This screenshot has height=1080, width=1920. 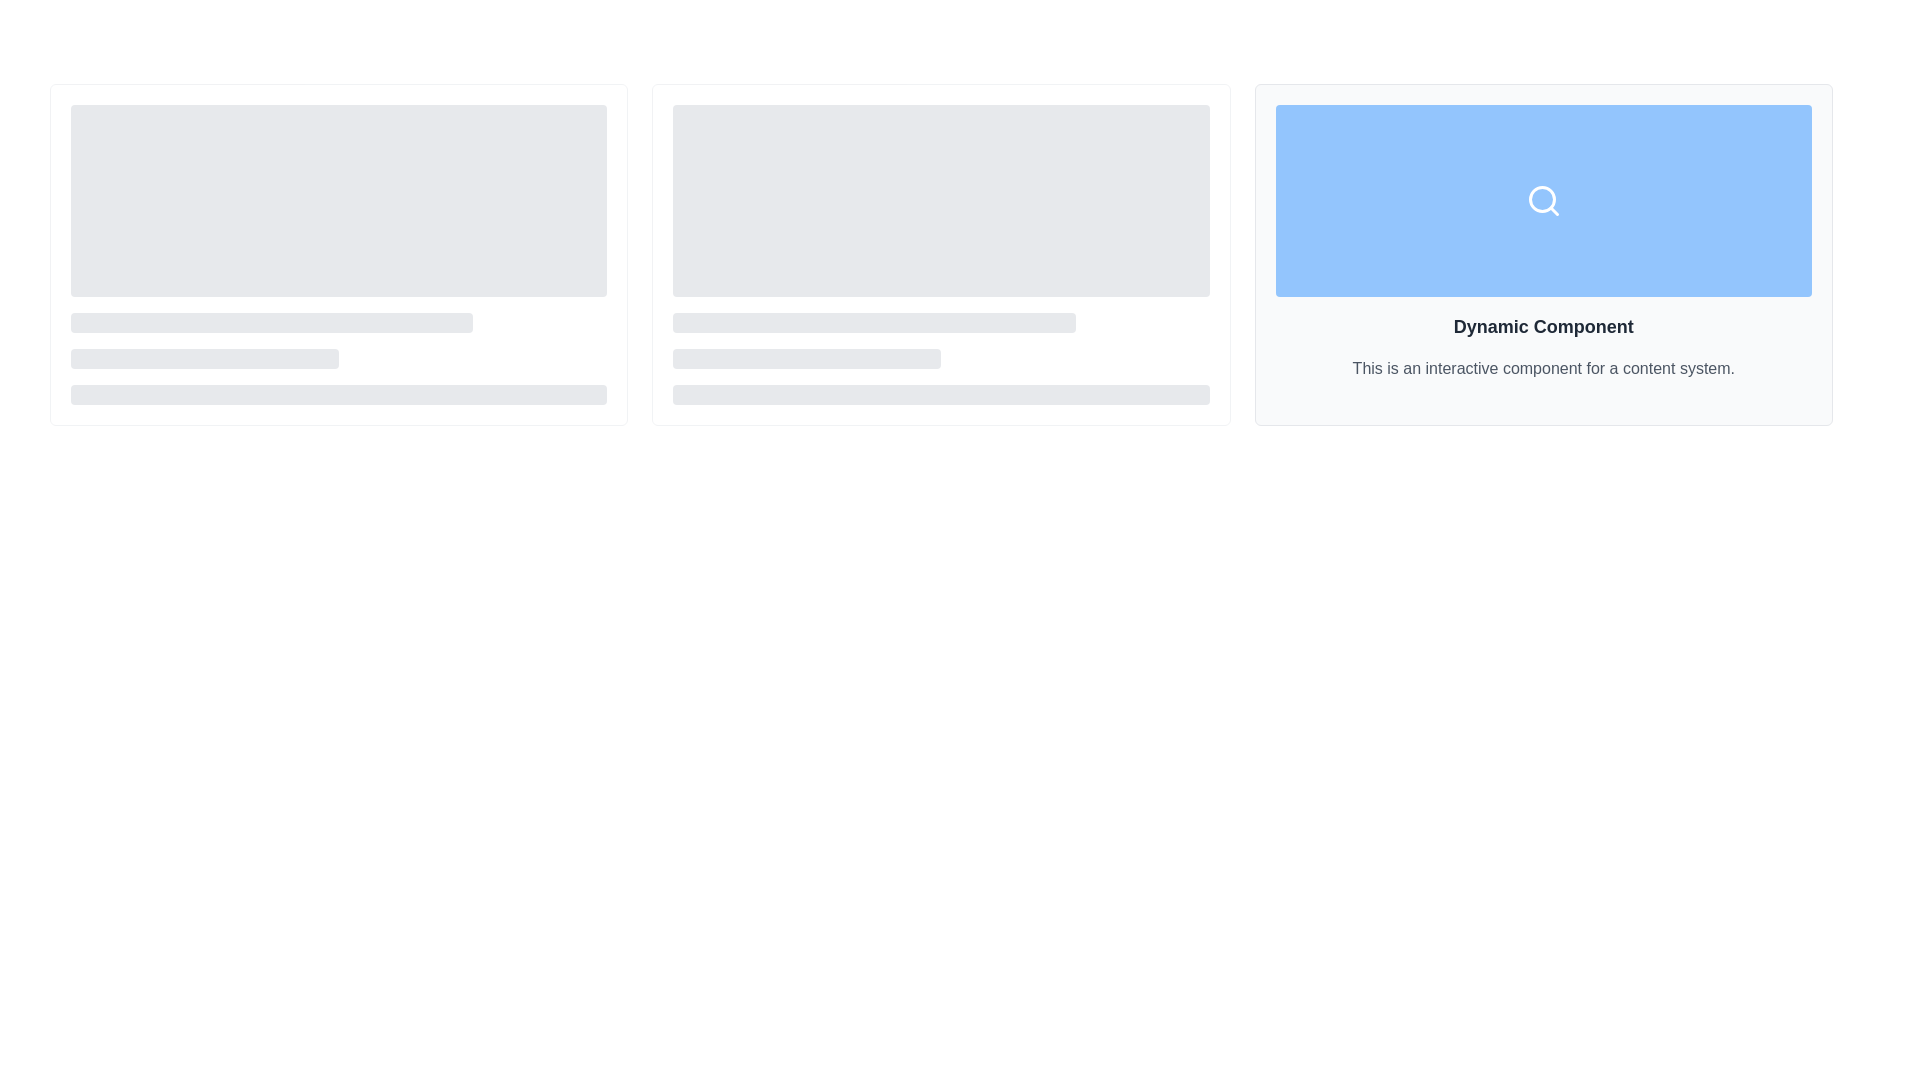 What do you see at coordinates (1542, 200) in the screenshot?
I see `the search icon located in the blue section of the rightmost dynamic component` at bounding box center [1542, 200].